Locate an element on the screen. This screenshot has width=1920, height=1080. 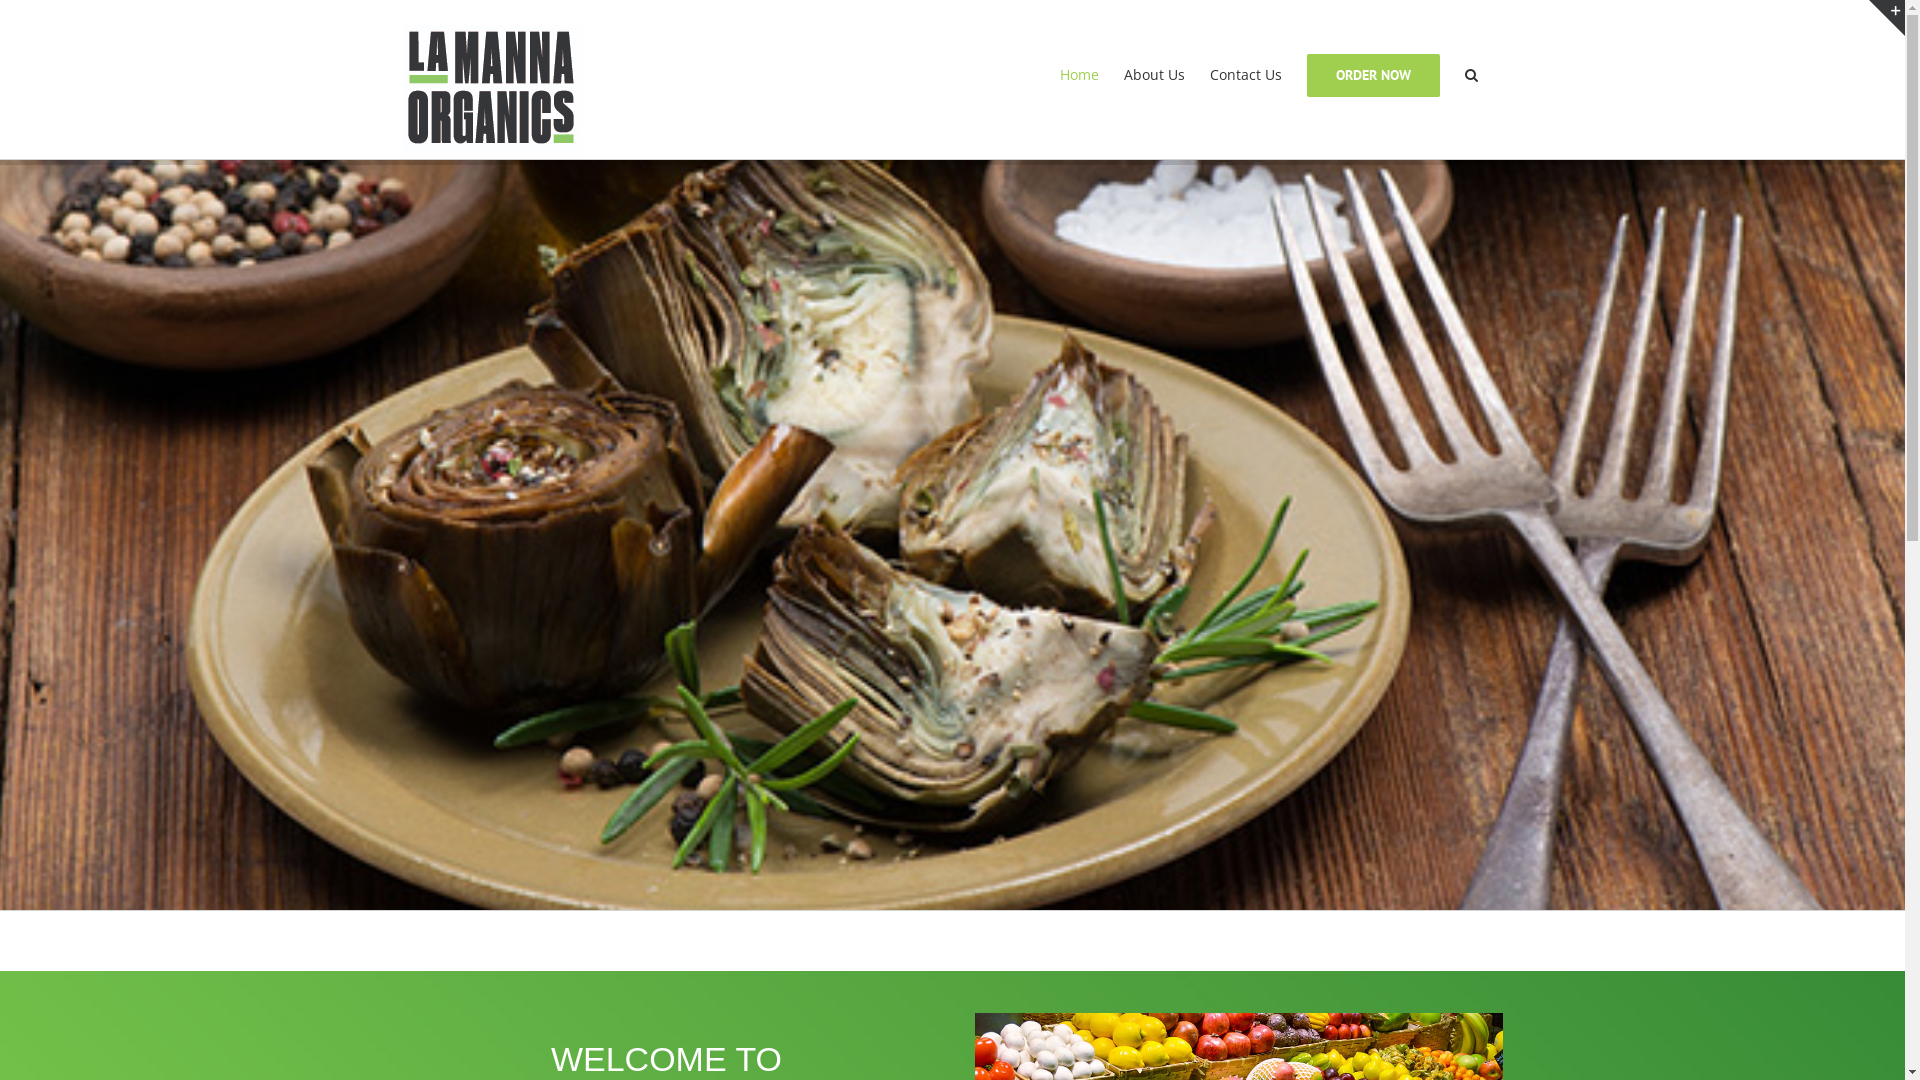
'Contact Us' is located at coordinates (1245, 73).